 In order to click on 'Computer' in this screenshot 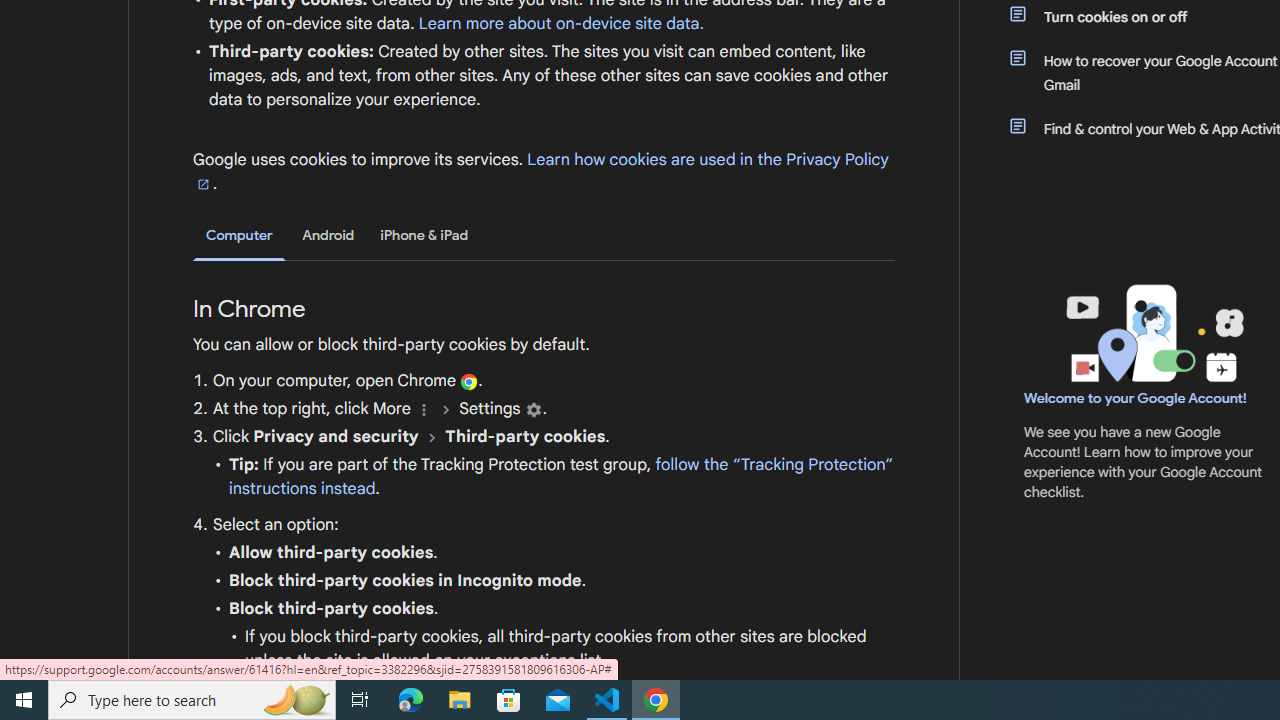, I will do `click(239, 235)`.